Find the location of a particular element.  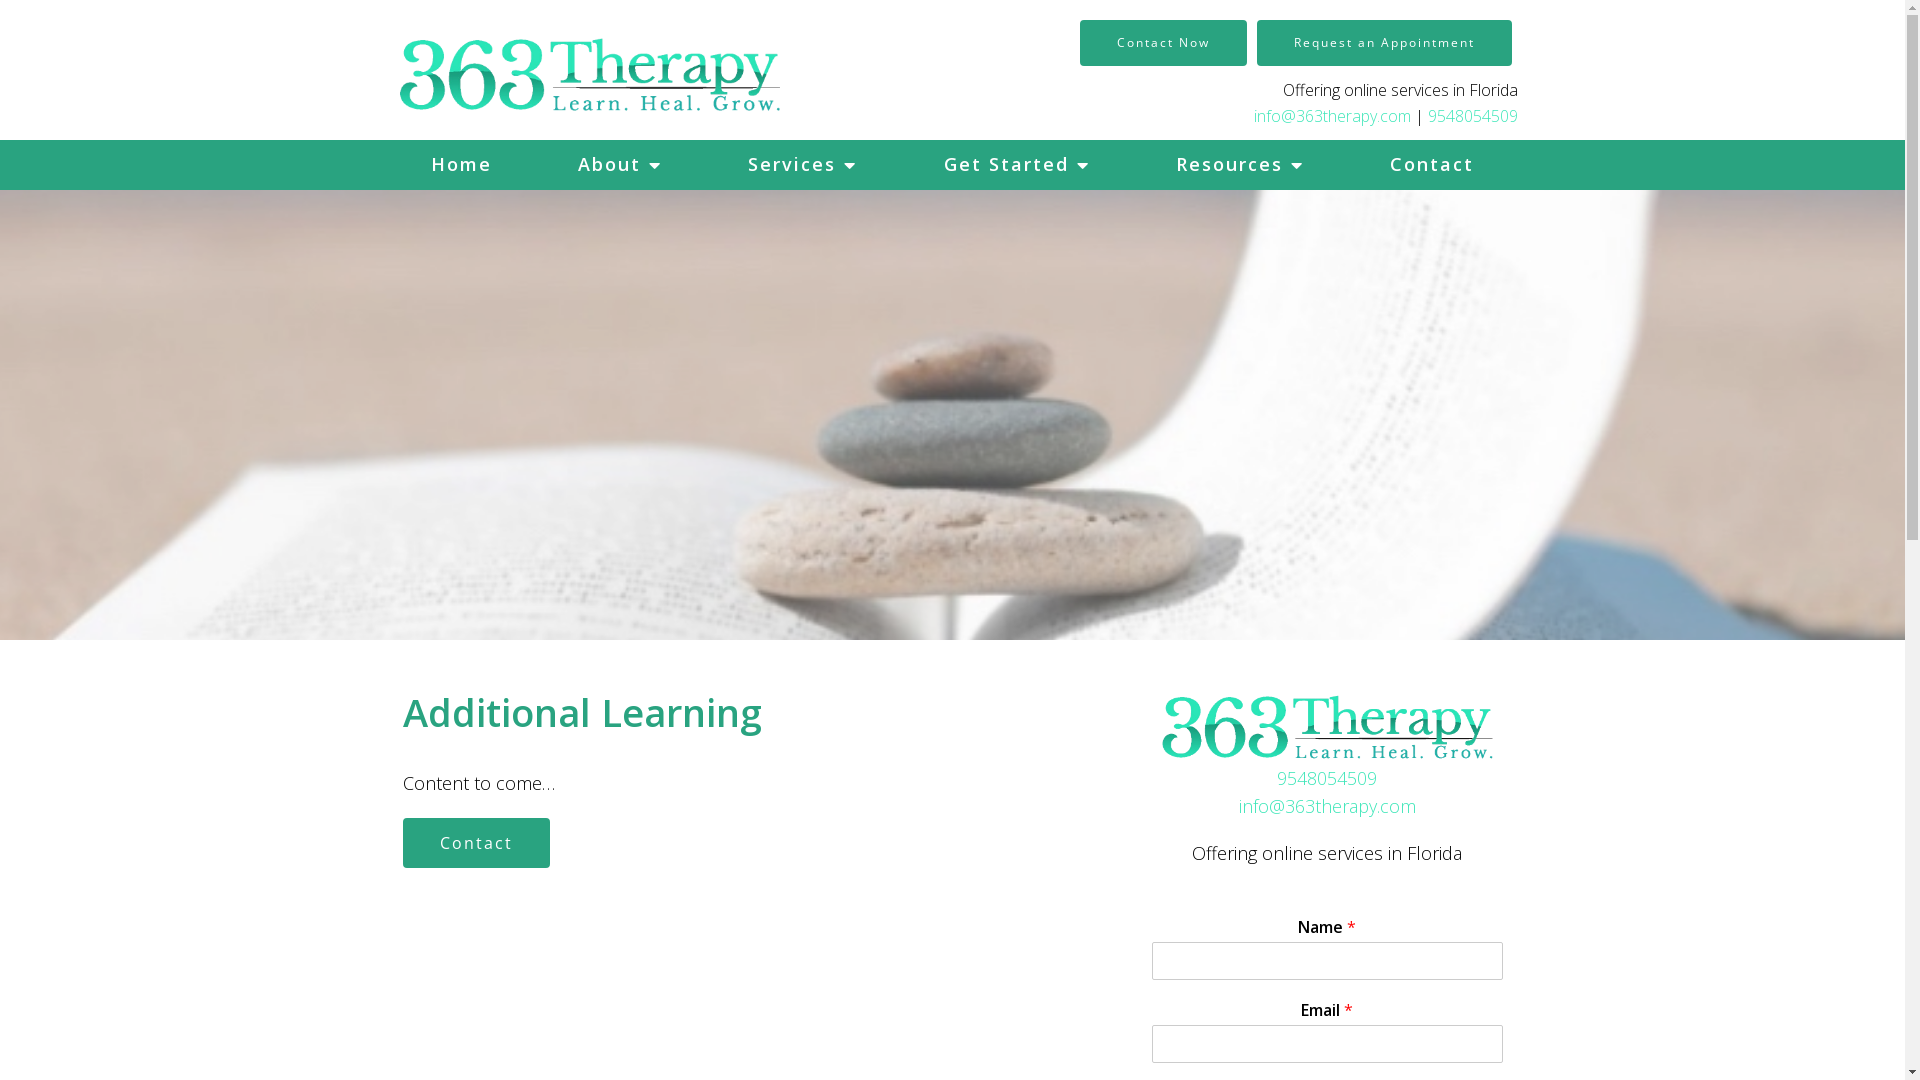

'Contact' is located at coordinates (474, 843).